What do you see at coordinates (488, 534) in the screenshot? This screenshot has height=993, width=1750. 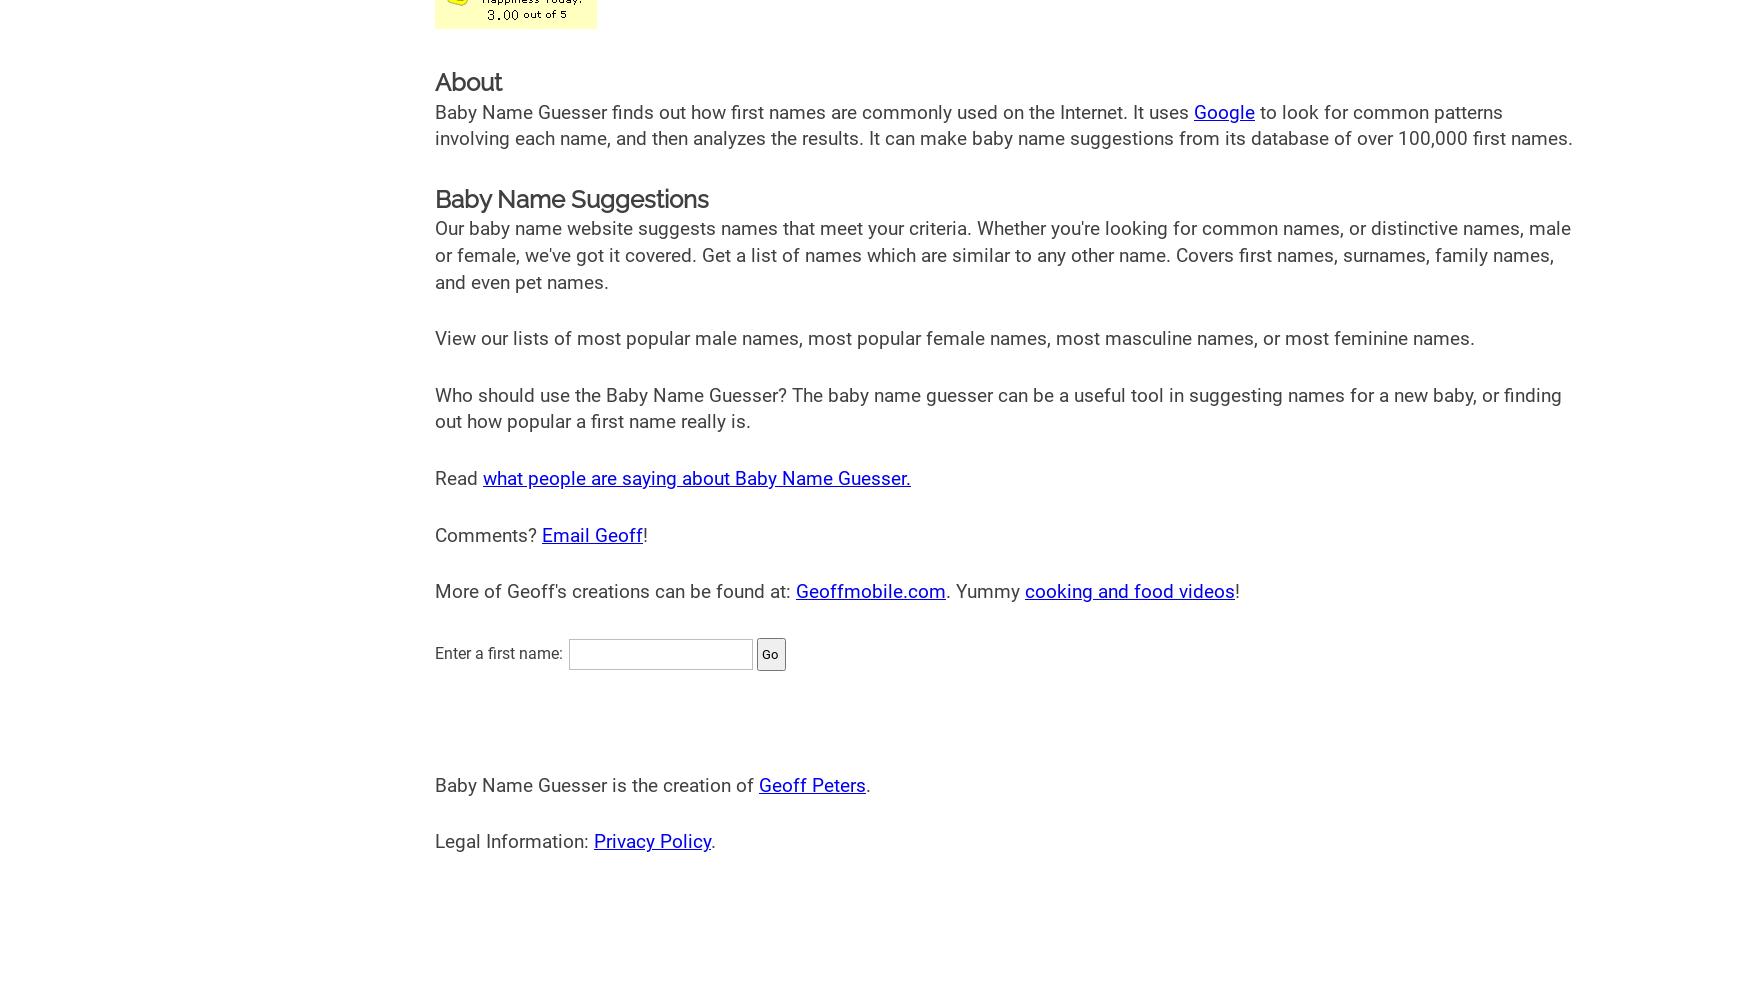 I see `'Comments?'` at bounding box center [488, 534].